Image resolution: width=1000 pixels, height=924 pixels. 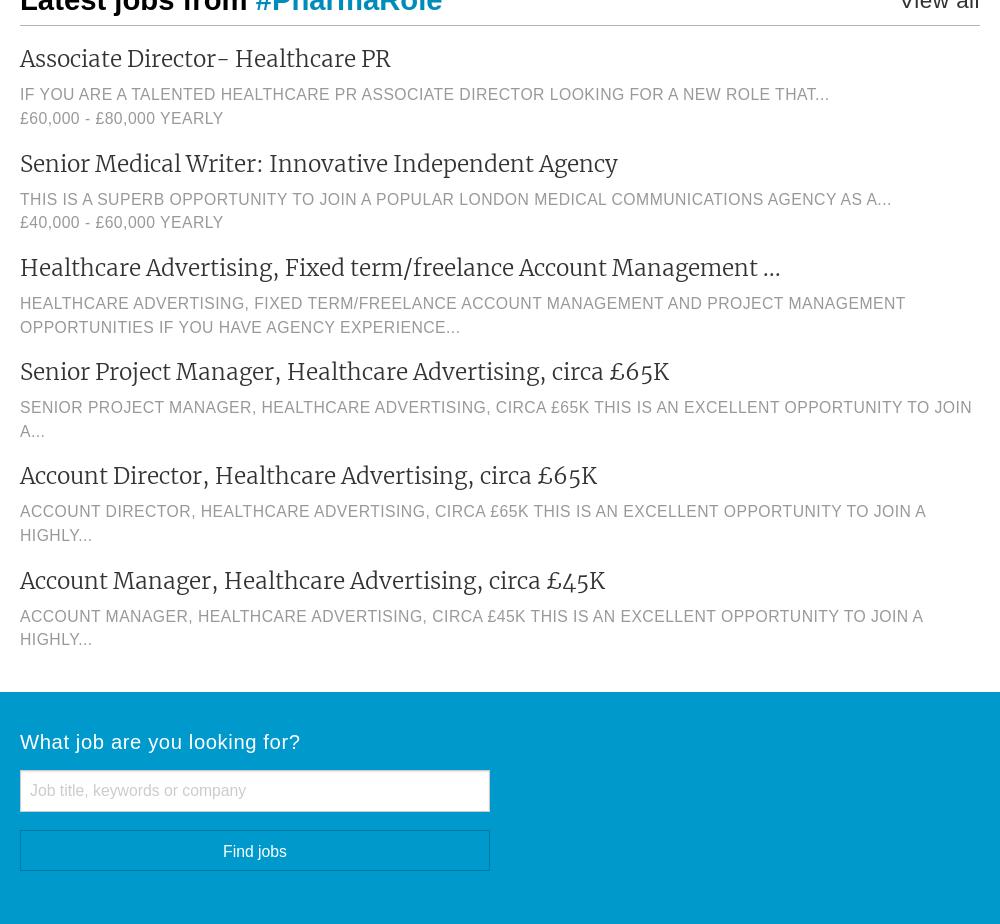 I want to click on 'Healthcare Advertising, Fixed term/freelance Account Management and Project Management opportunities If you have agency experience...', so click(x=461, y=314).